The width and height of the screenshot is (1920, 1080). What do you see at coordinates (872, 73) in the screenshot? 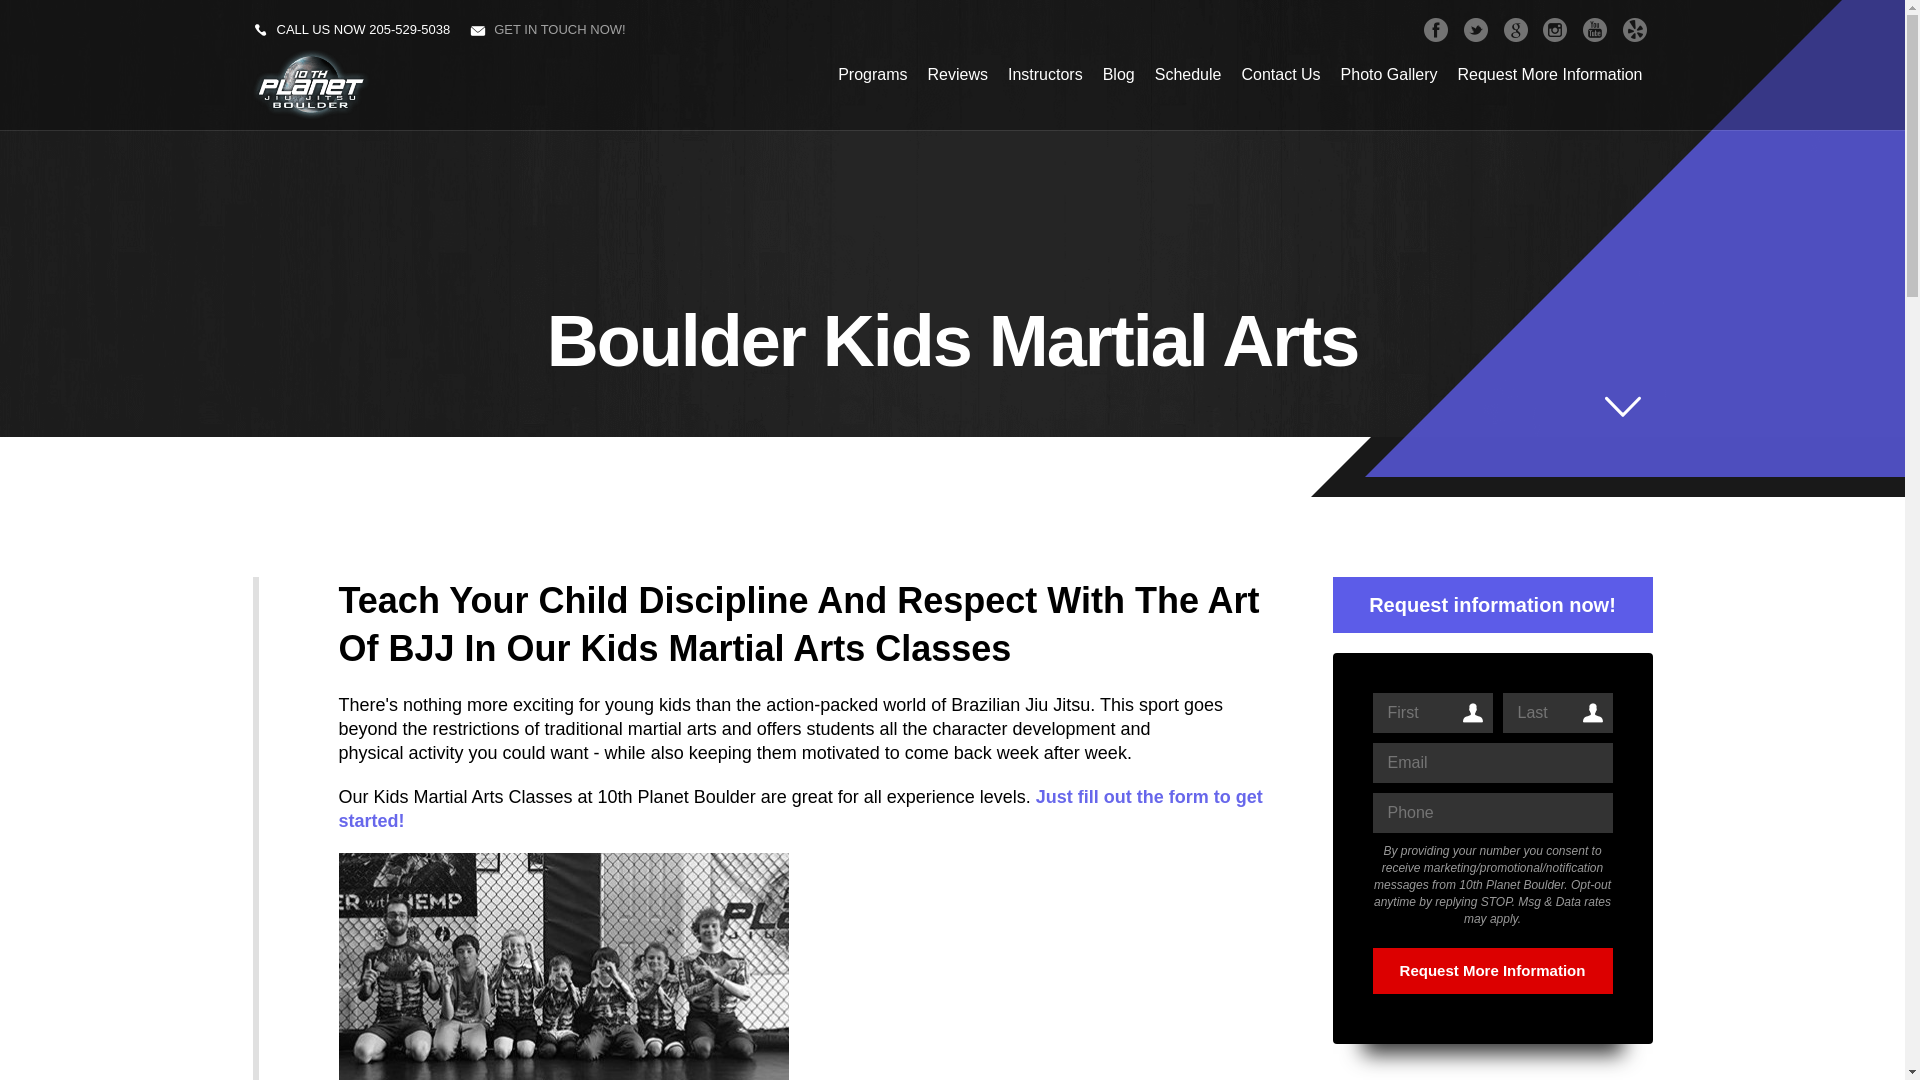
I see `'Programs'` at bounding box center [872, 73].